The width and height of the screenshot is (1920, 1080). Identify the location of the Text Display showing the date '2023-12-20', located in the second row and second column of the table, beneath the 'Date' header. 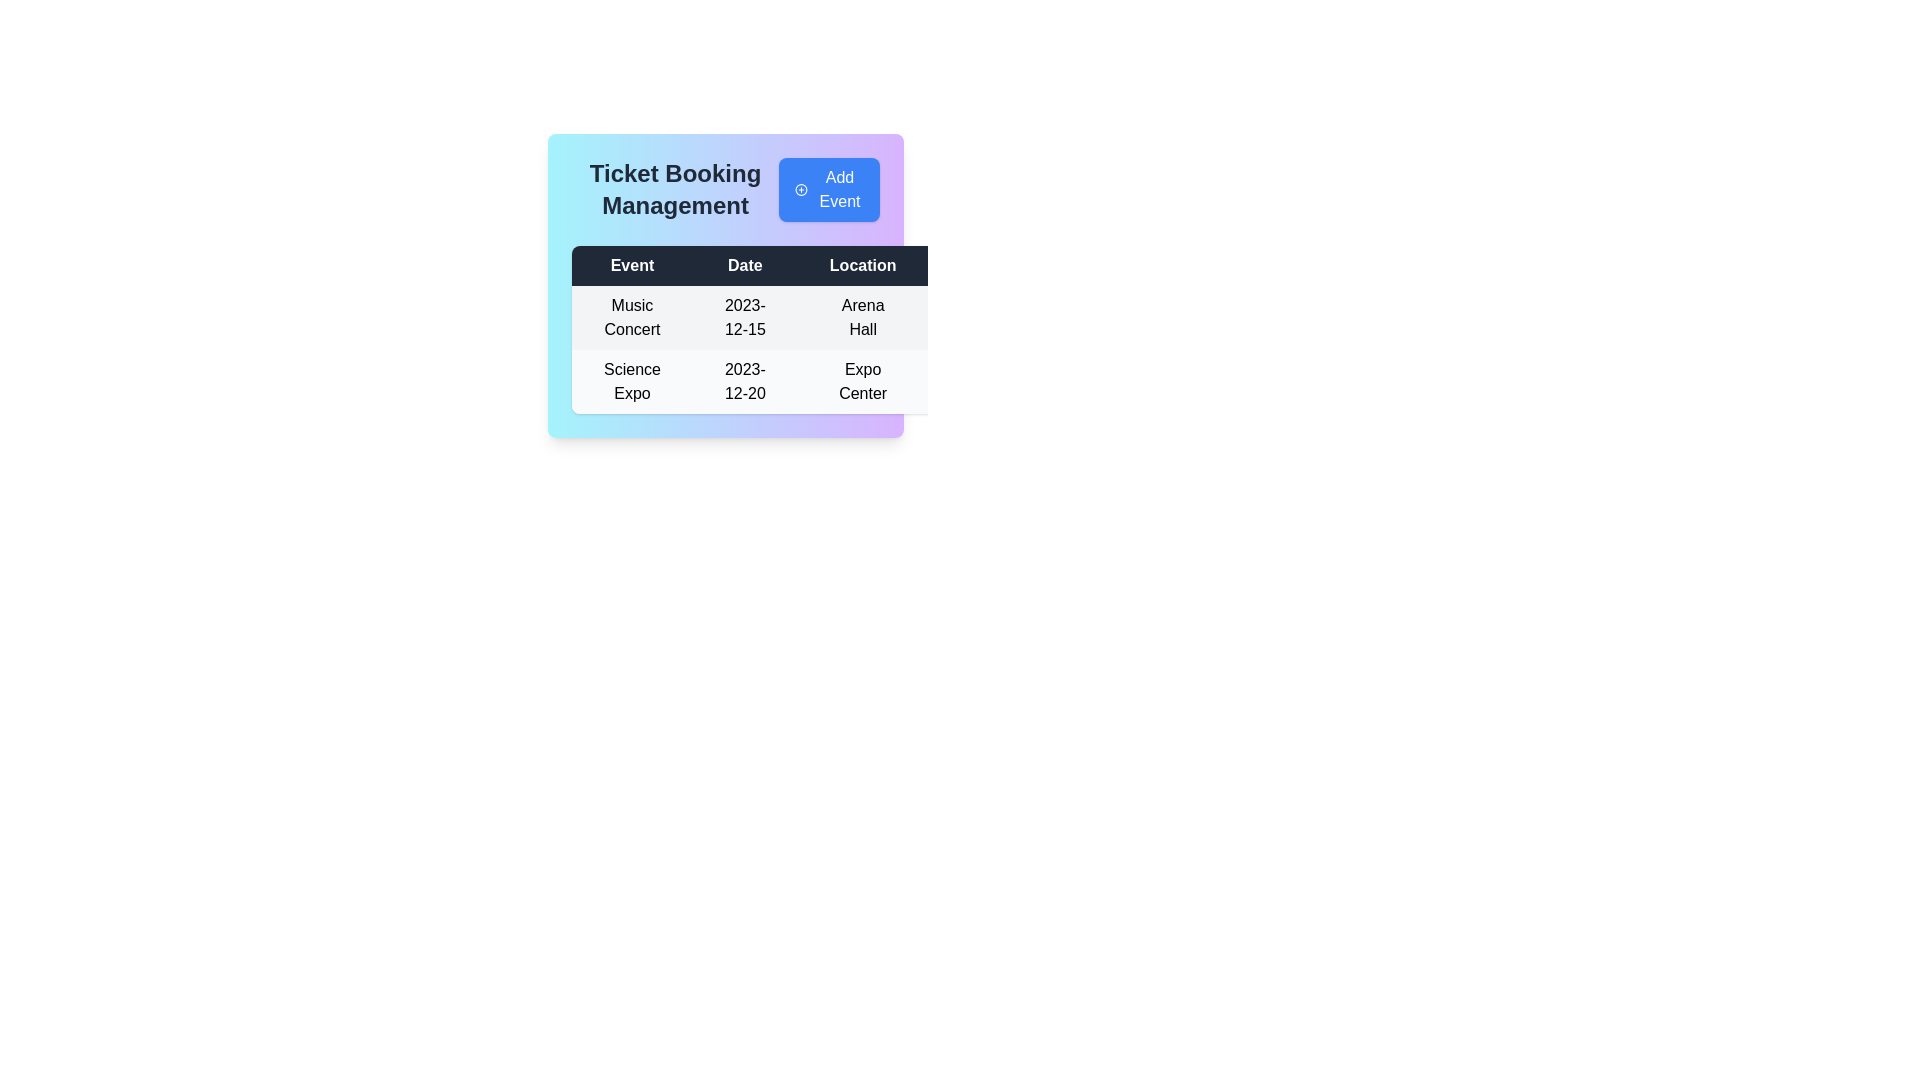
(744, 381).